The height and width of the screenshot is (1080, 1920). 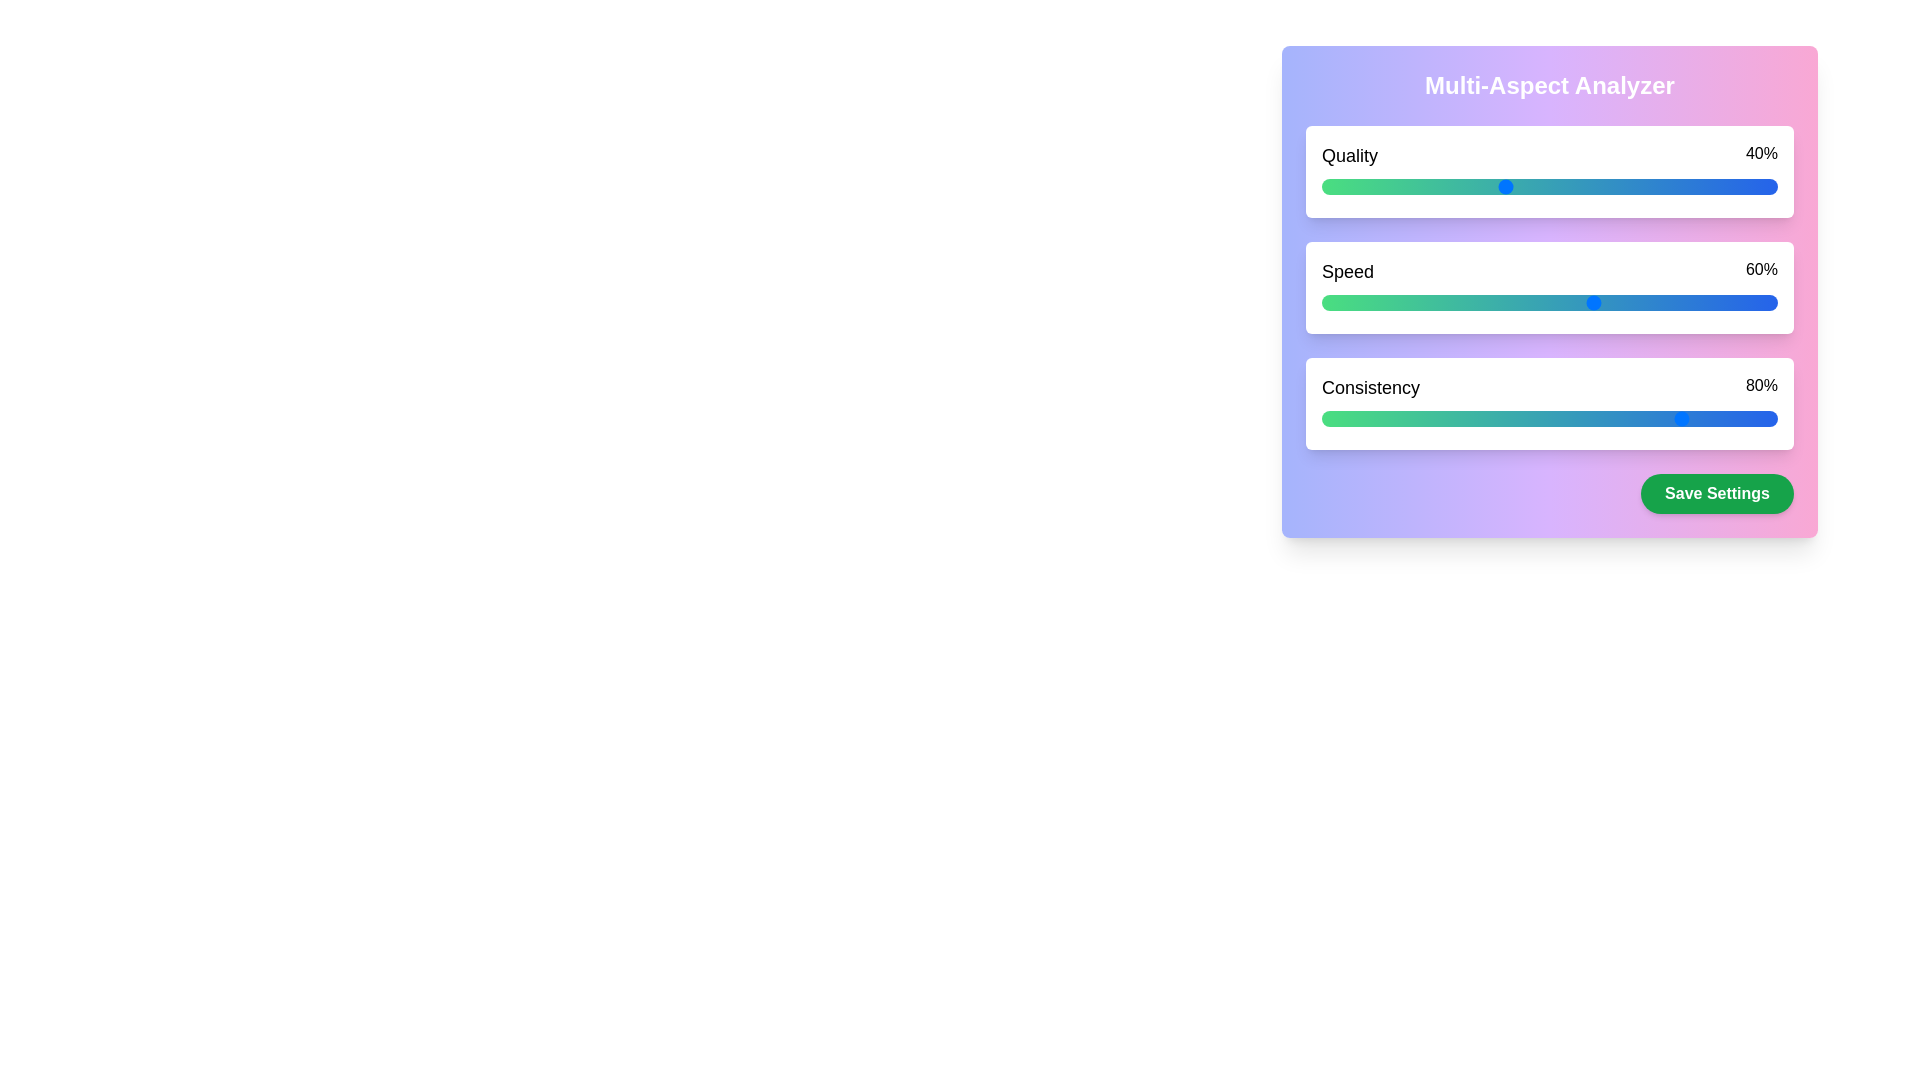 I want to click on the percentage or label within the group of labeled progress indicators titled 'Quality,' 'Speed,' and 'Consistency.', so click(x=1549, y=288).